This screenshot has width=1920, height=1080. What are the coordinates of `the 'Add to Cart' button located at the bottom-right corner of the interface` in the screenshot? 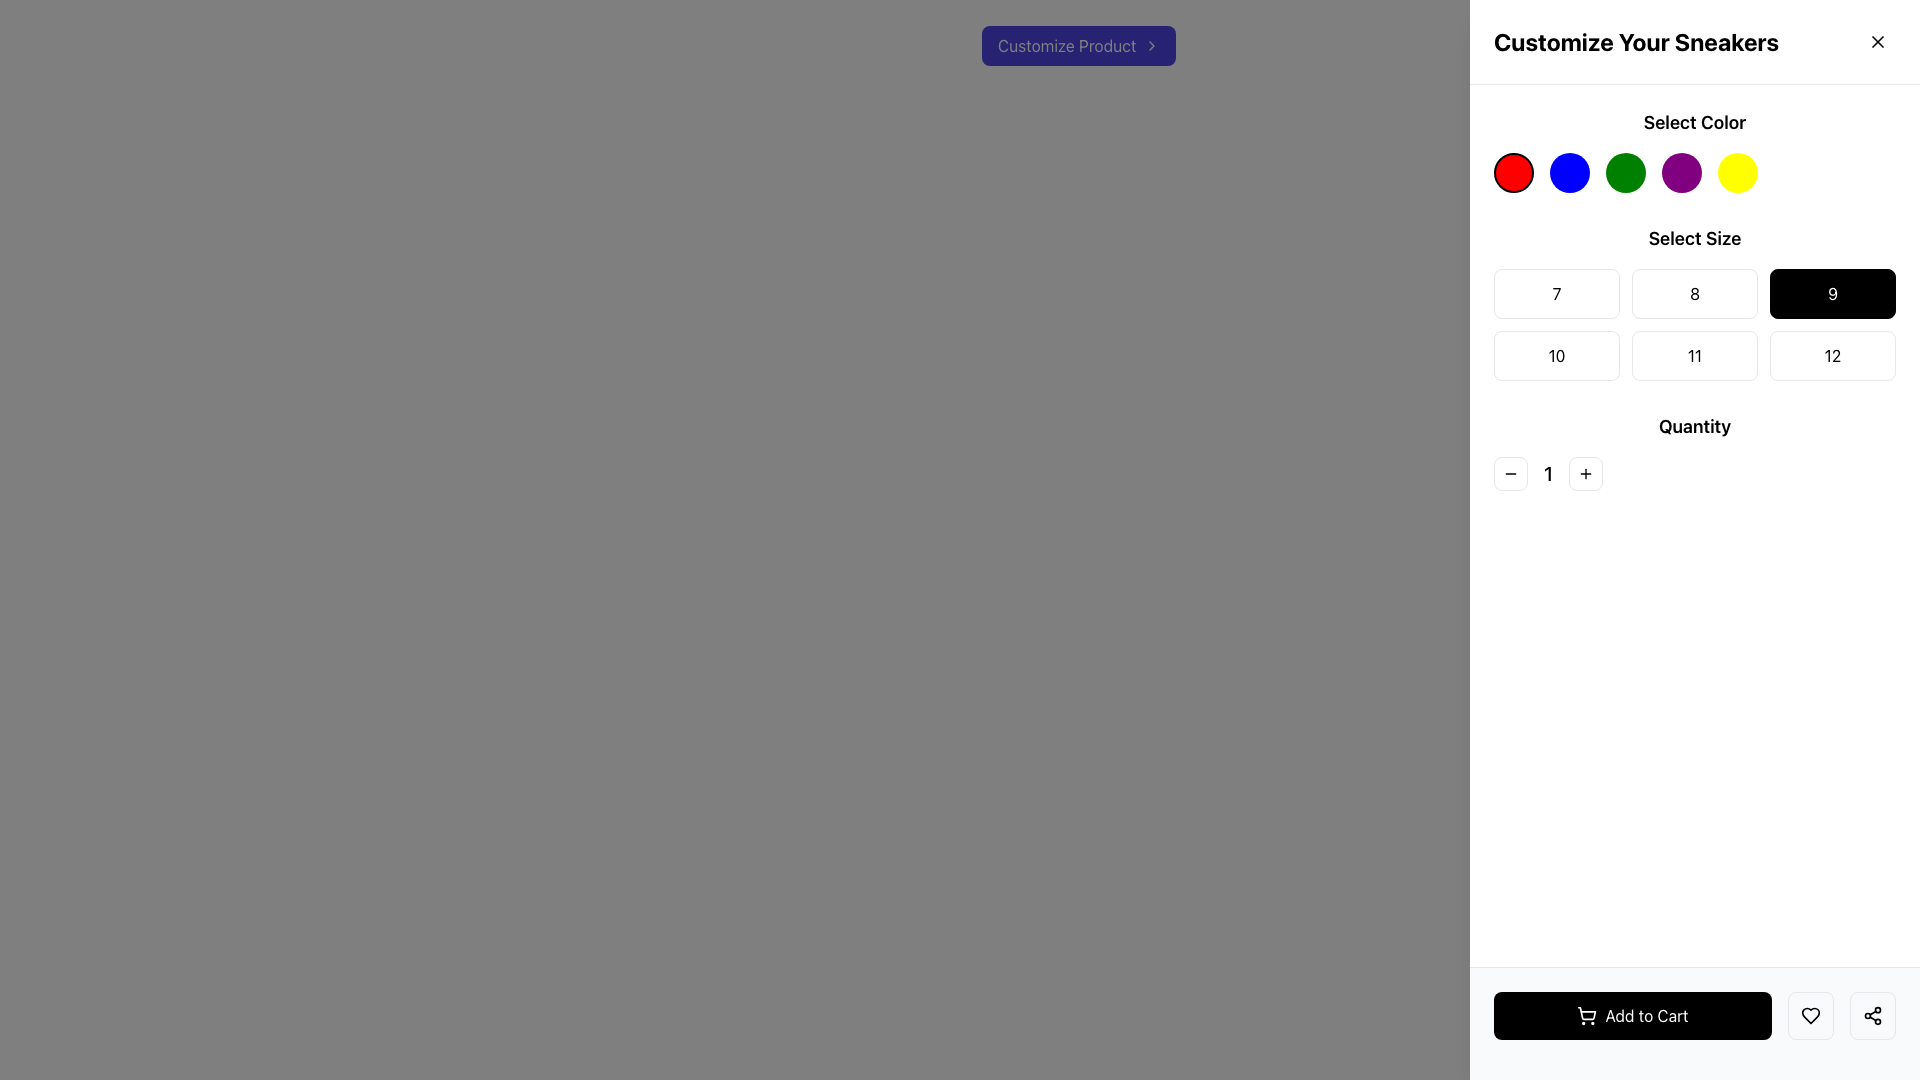 It's located at (1693, 1015).